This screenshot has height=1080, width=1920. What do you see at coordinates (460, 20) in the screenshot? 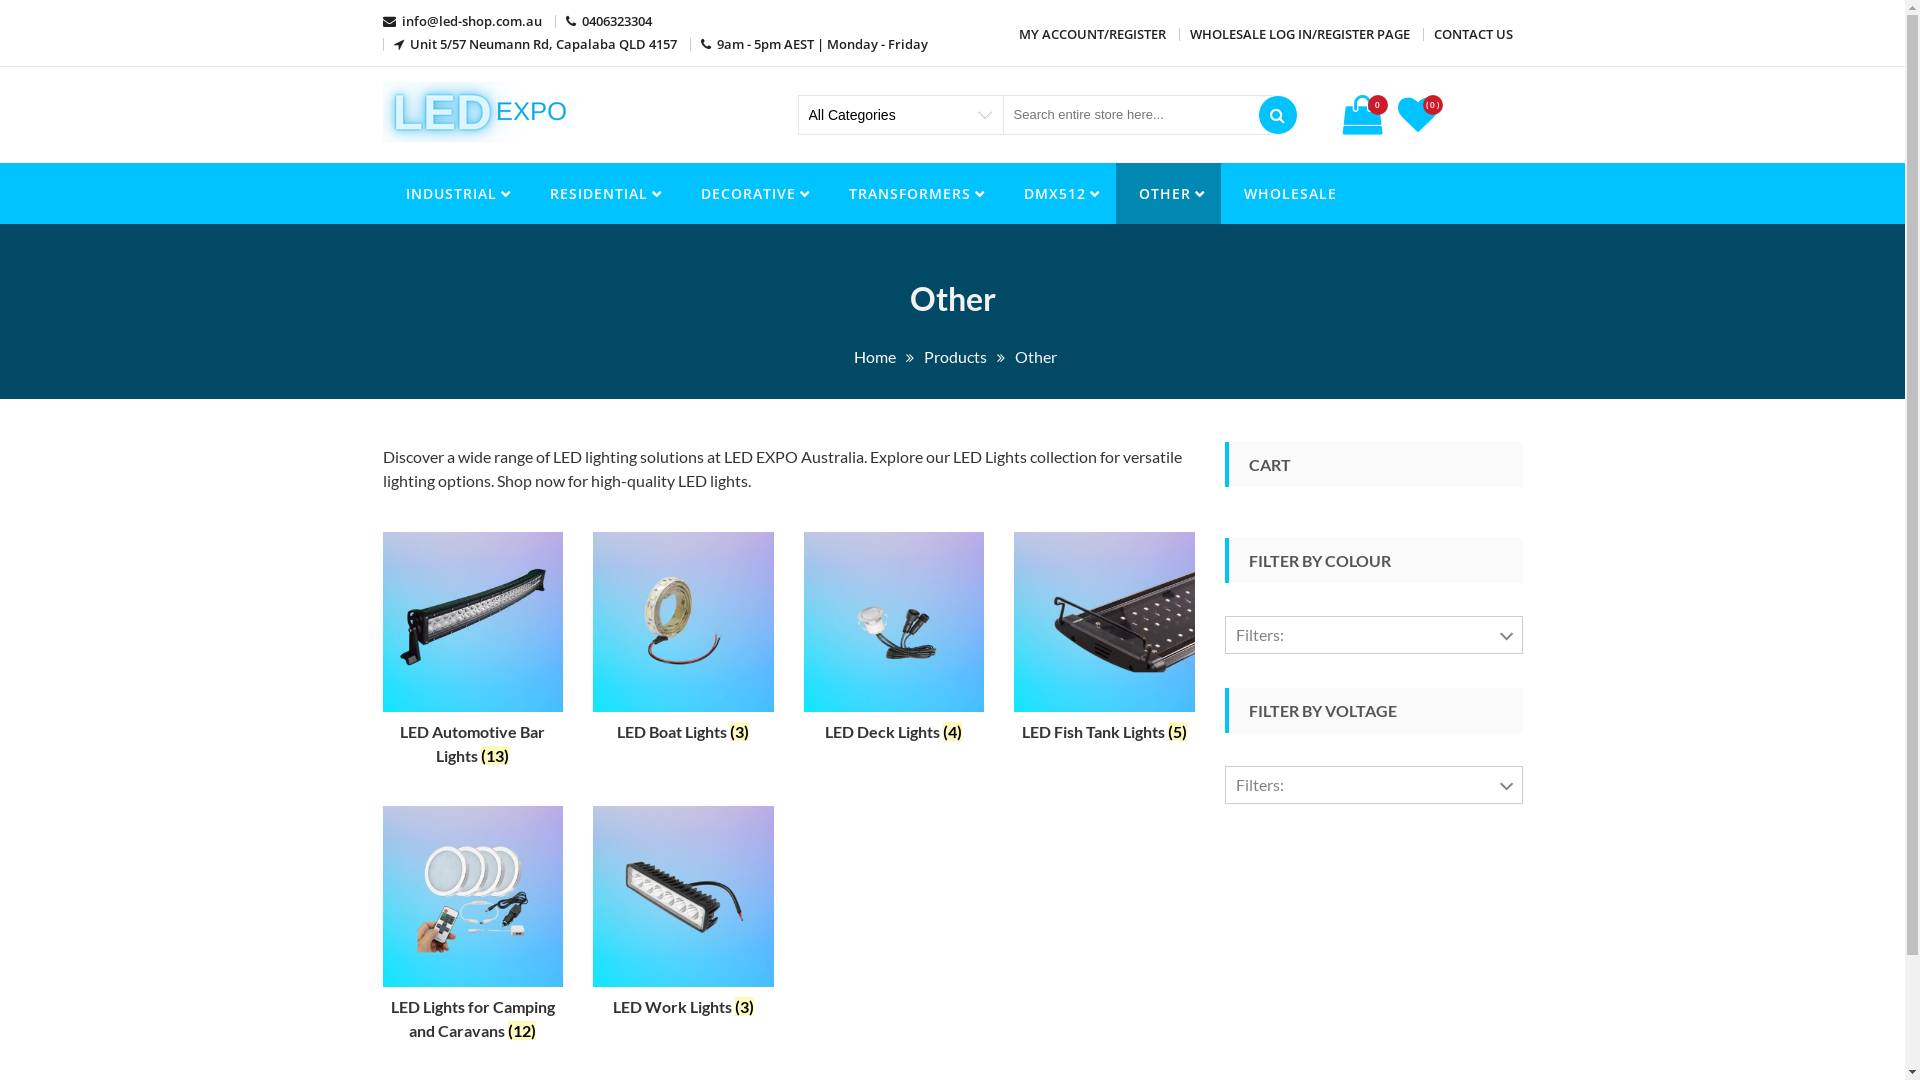
I see `'  info@led-shop.com.au'` at bounding box center [460, 20].